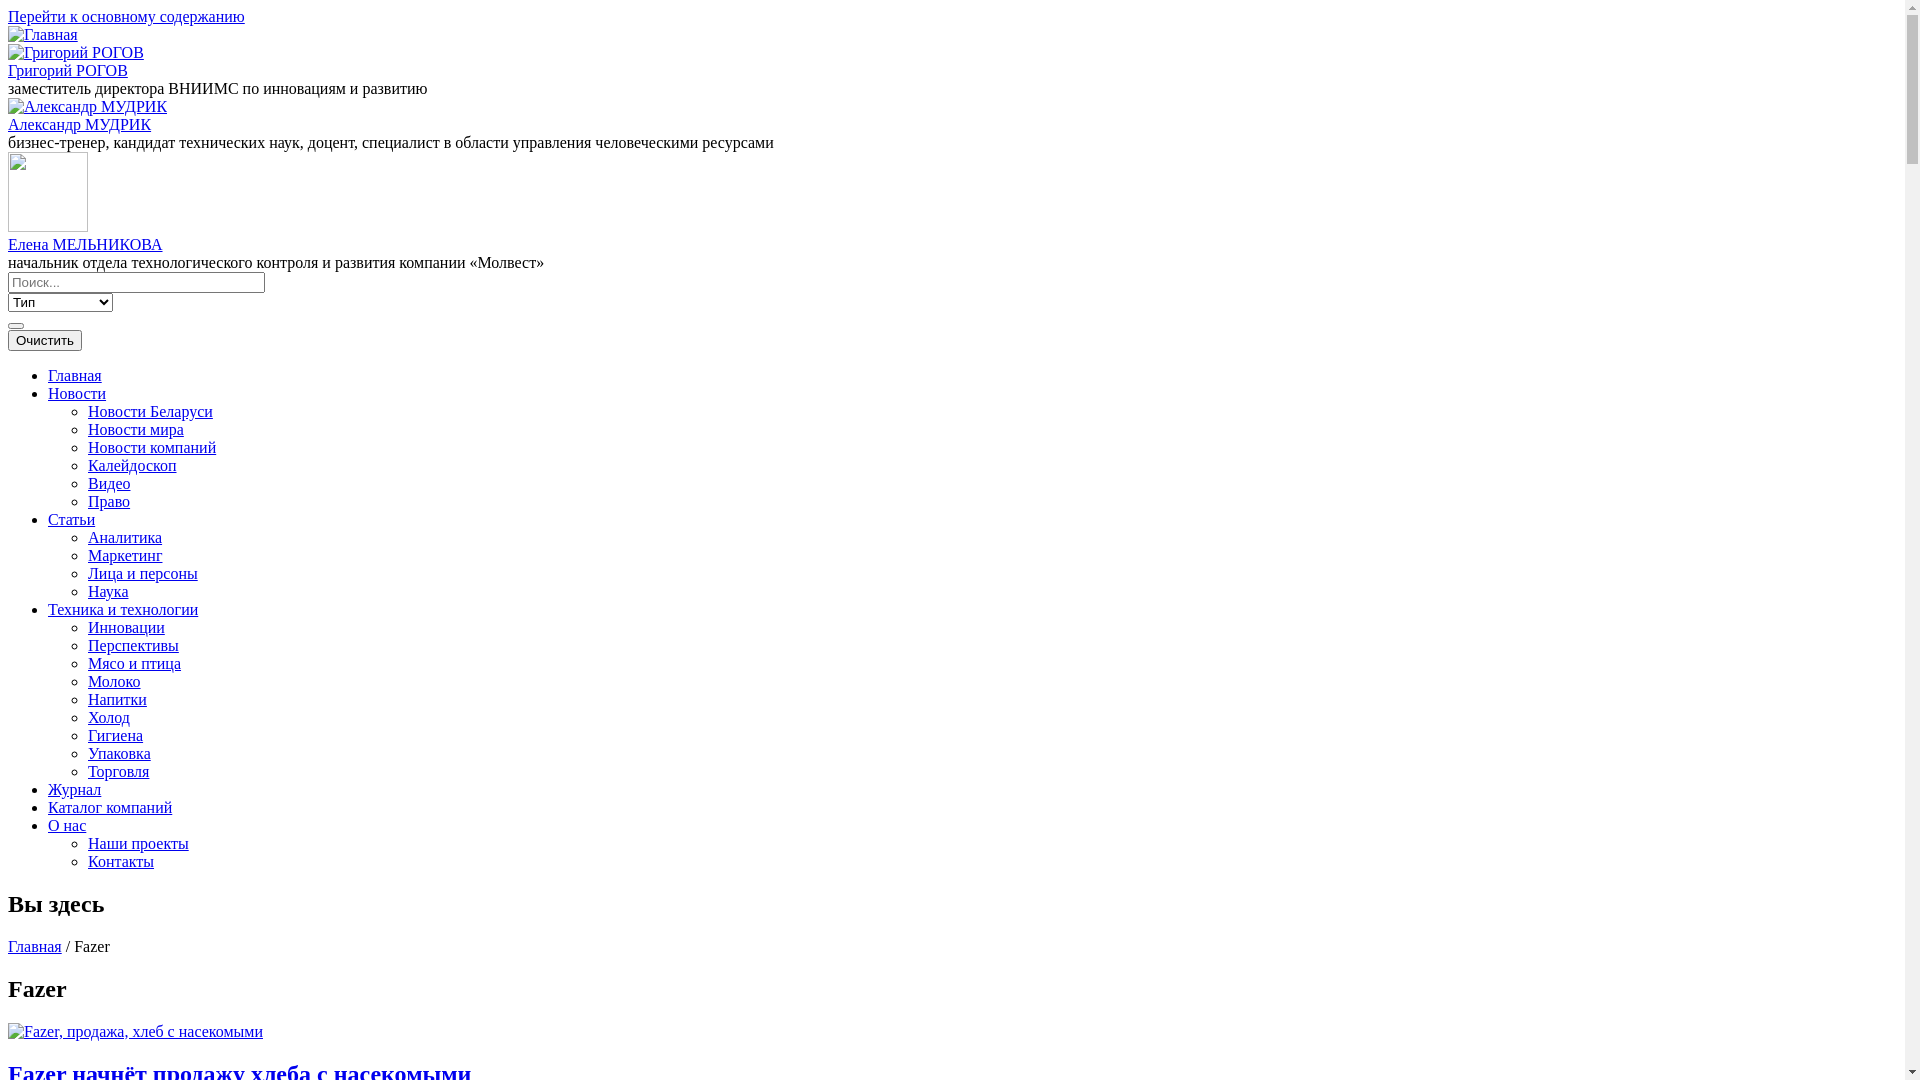 This screenshot has height=1080, width=1920. I want to click on '<i class="fa fa-search"></i>', so click(8, 325).